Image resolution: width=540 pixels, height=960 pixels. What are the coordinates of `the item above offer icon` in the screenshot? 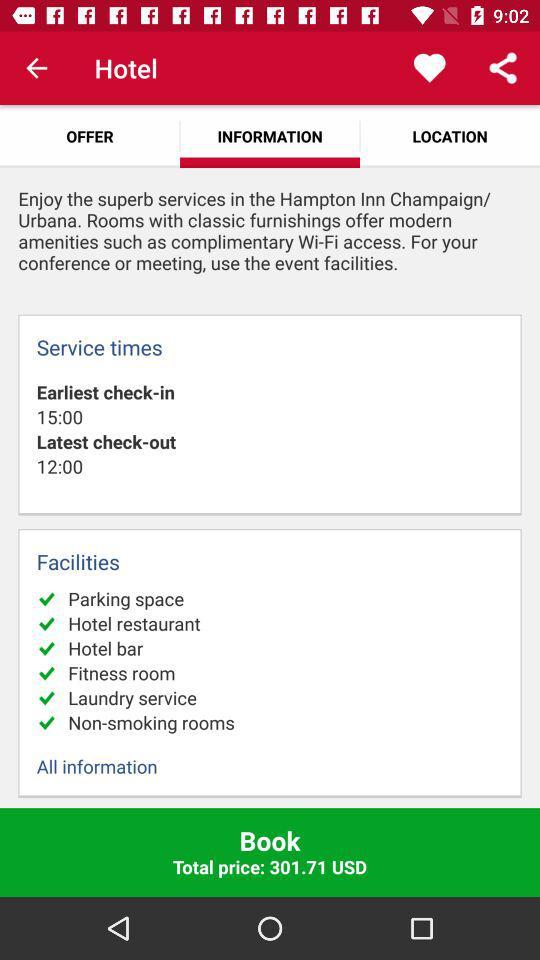 It's located at (36, 68).